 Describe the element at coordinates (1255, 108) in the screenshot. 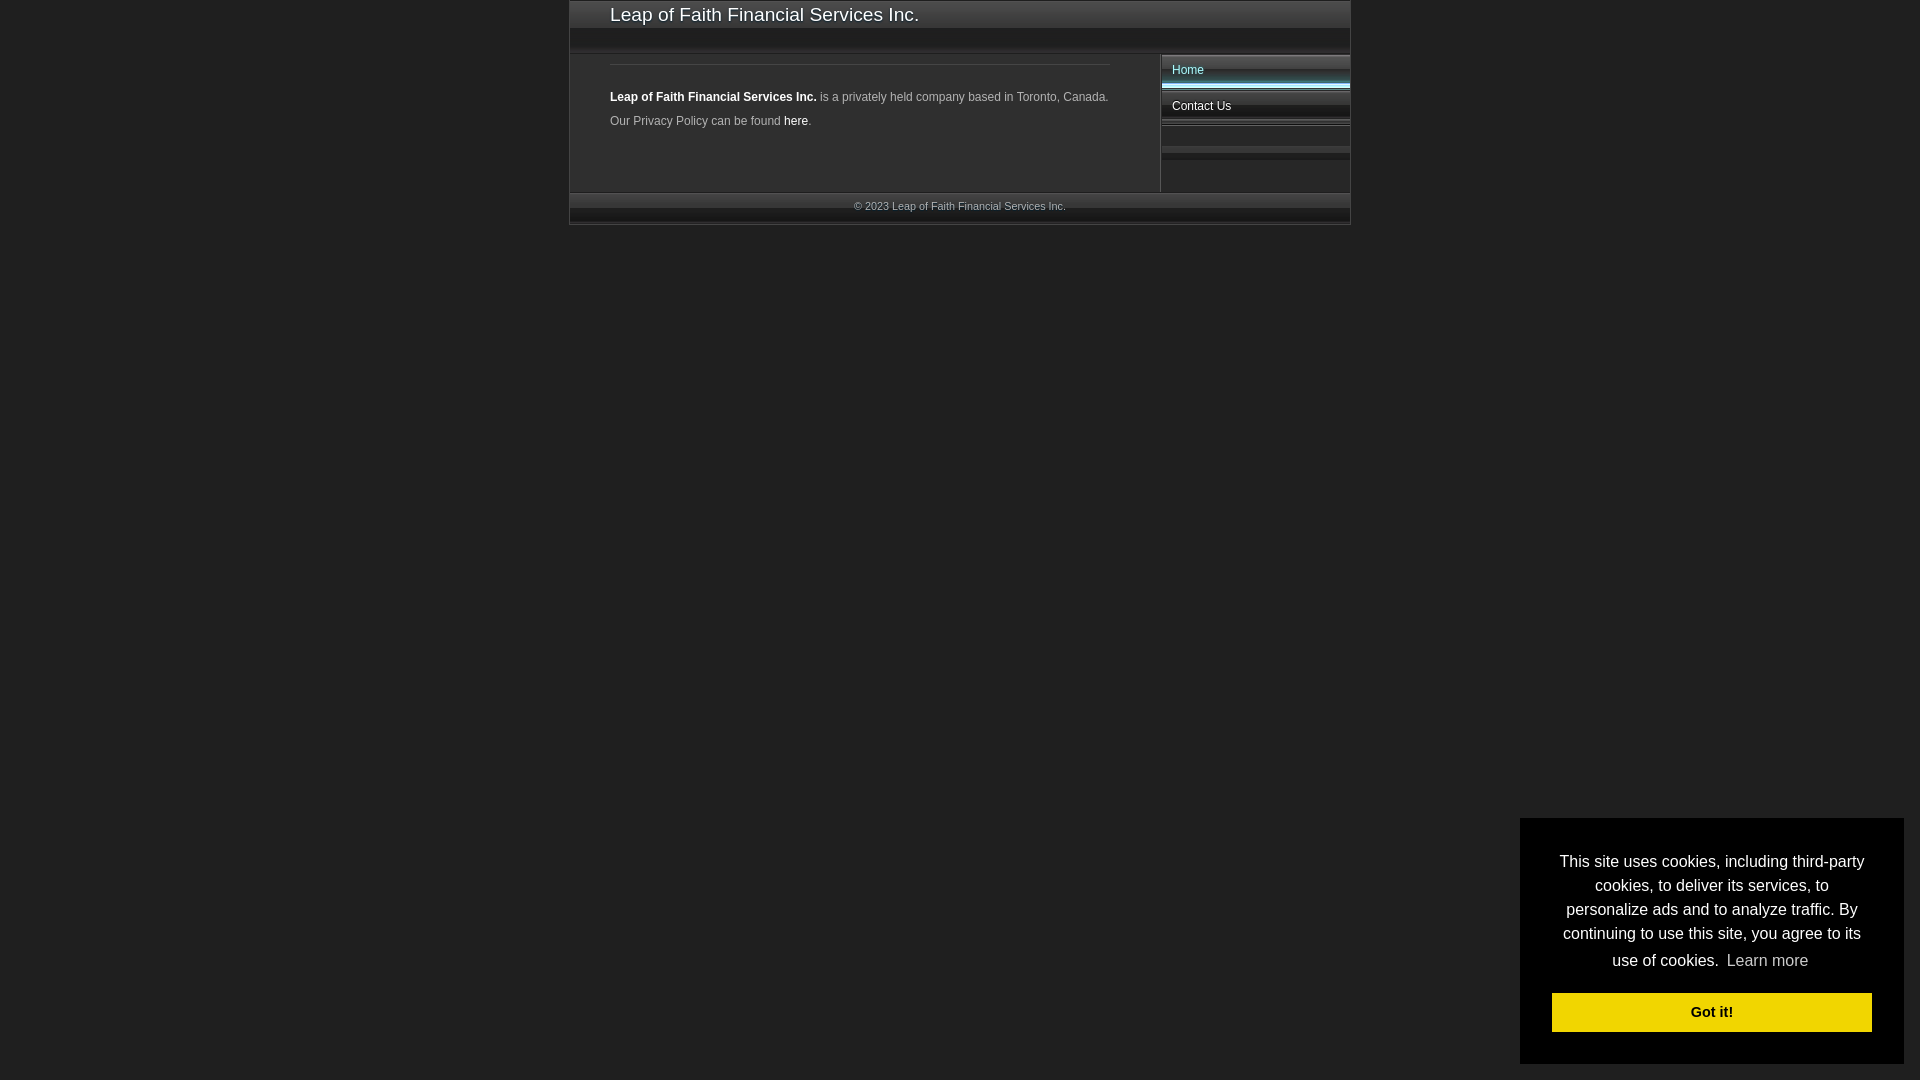

I see `'Contact Us'` at that location.